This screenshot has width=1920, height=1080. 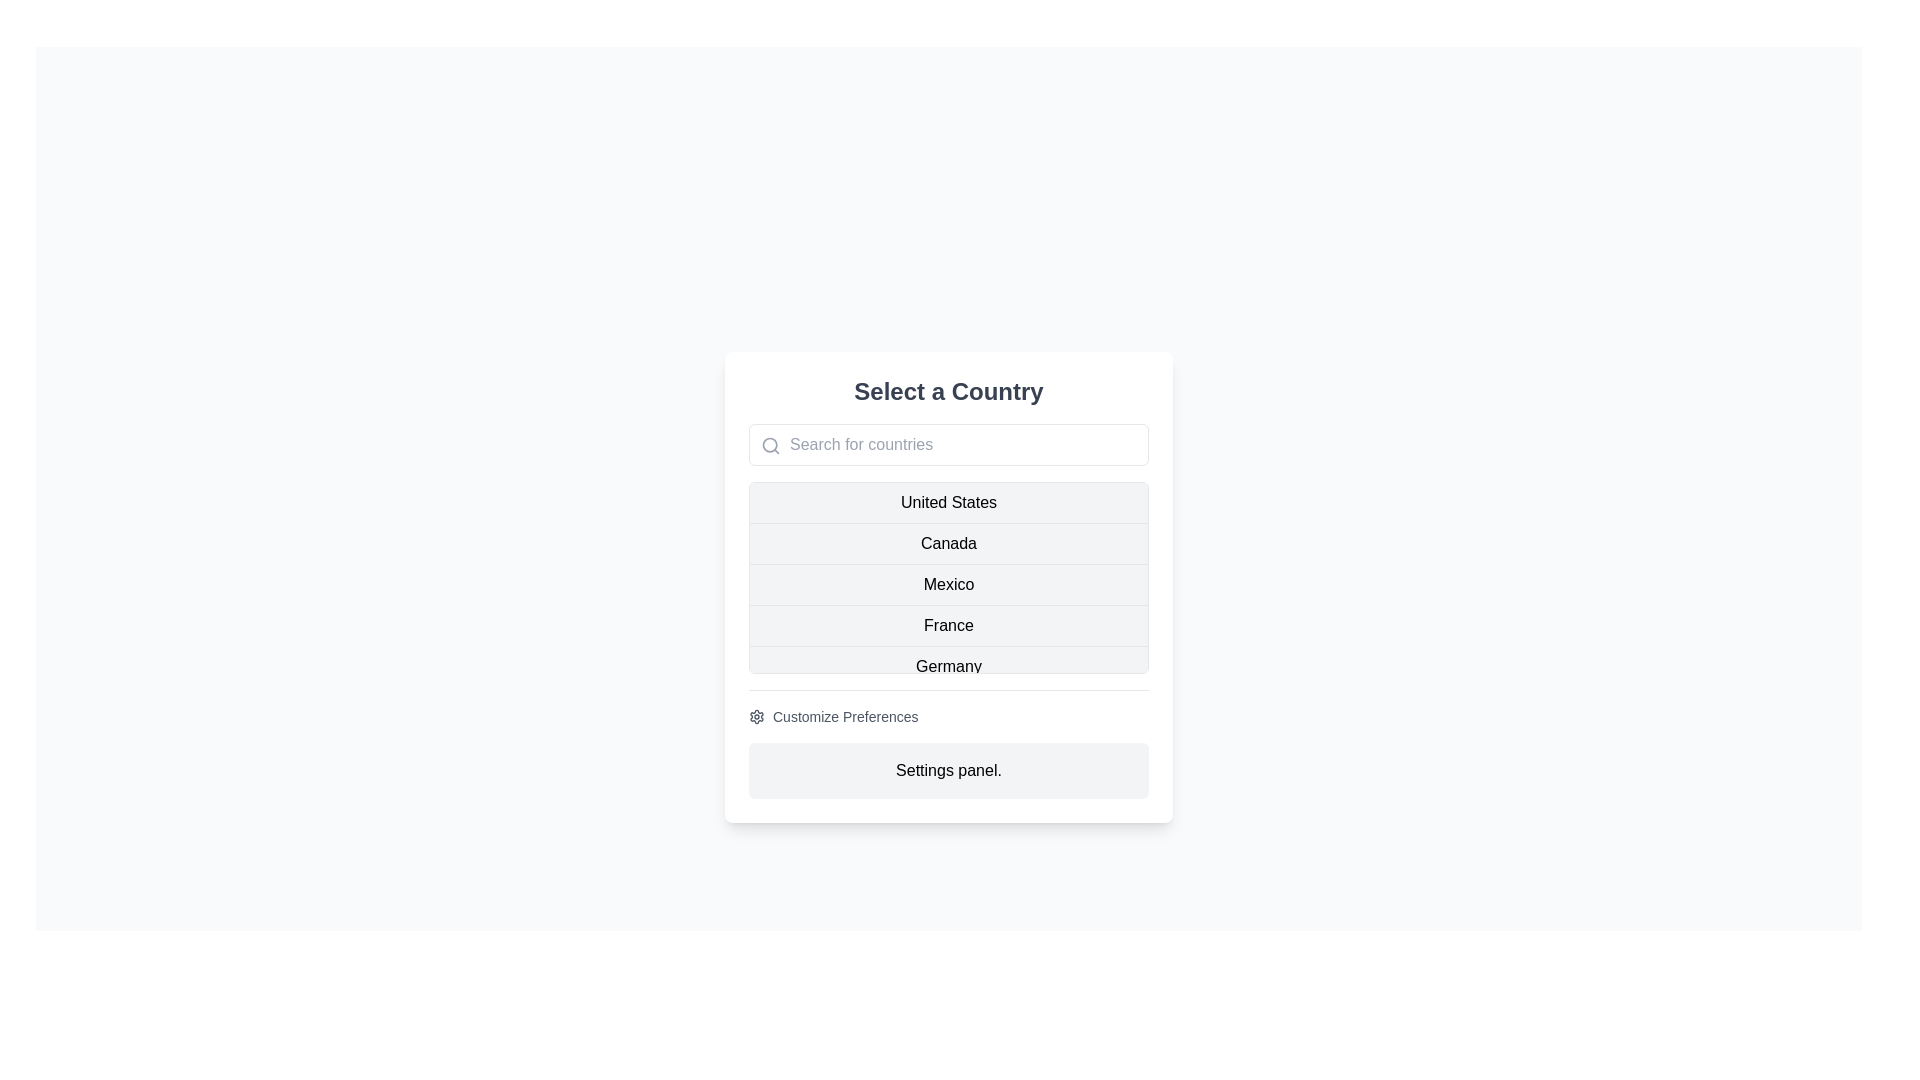 I want to click on the search icon located at the beginning of the input field labeled 'Search for countries', so click(x=770, y=443).